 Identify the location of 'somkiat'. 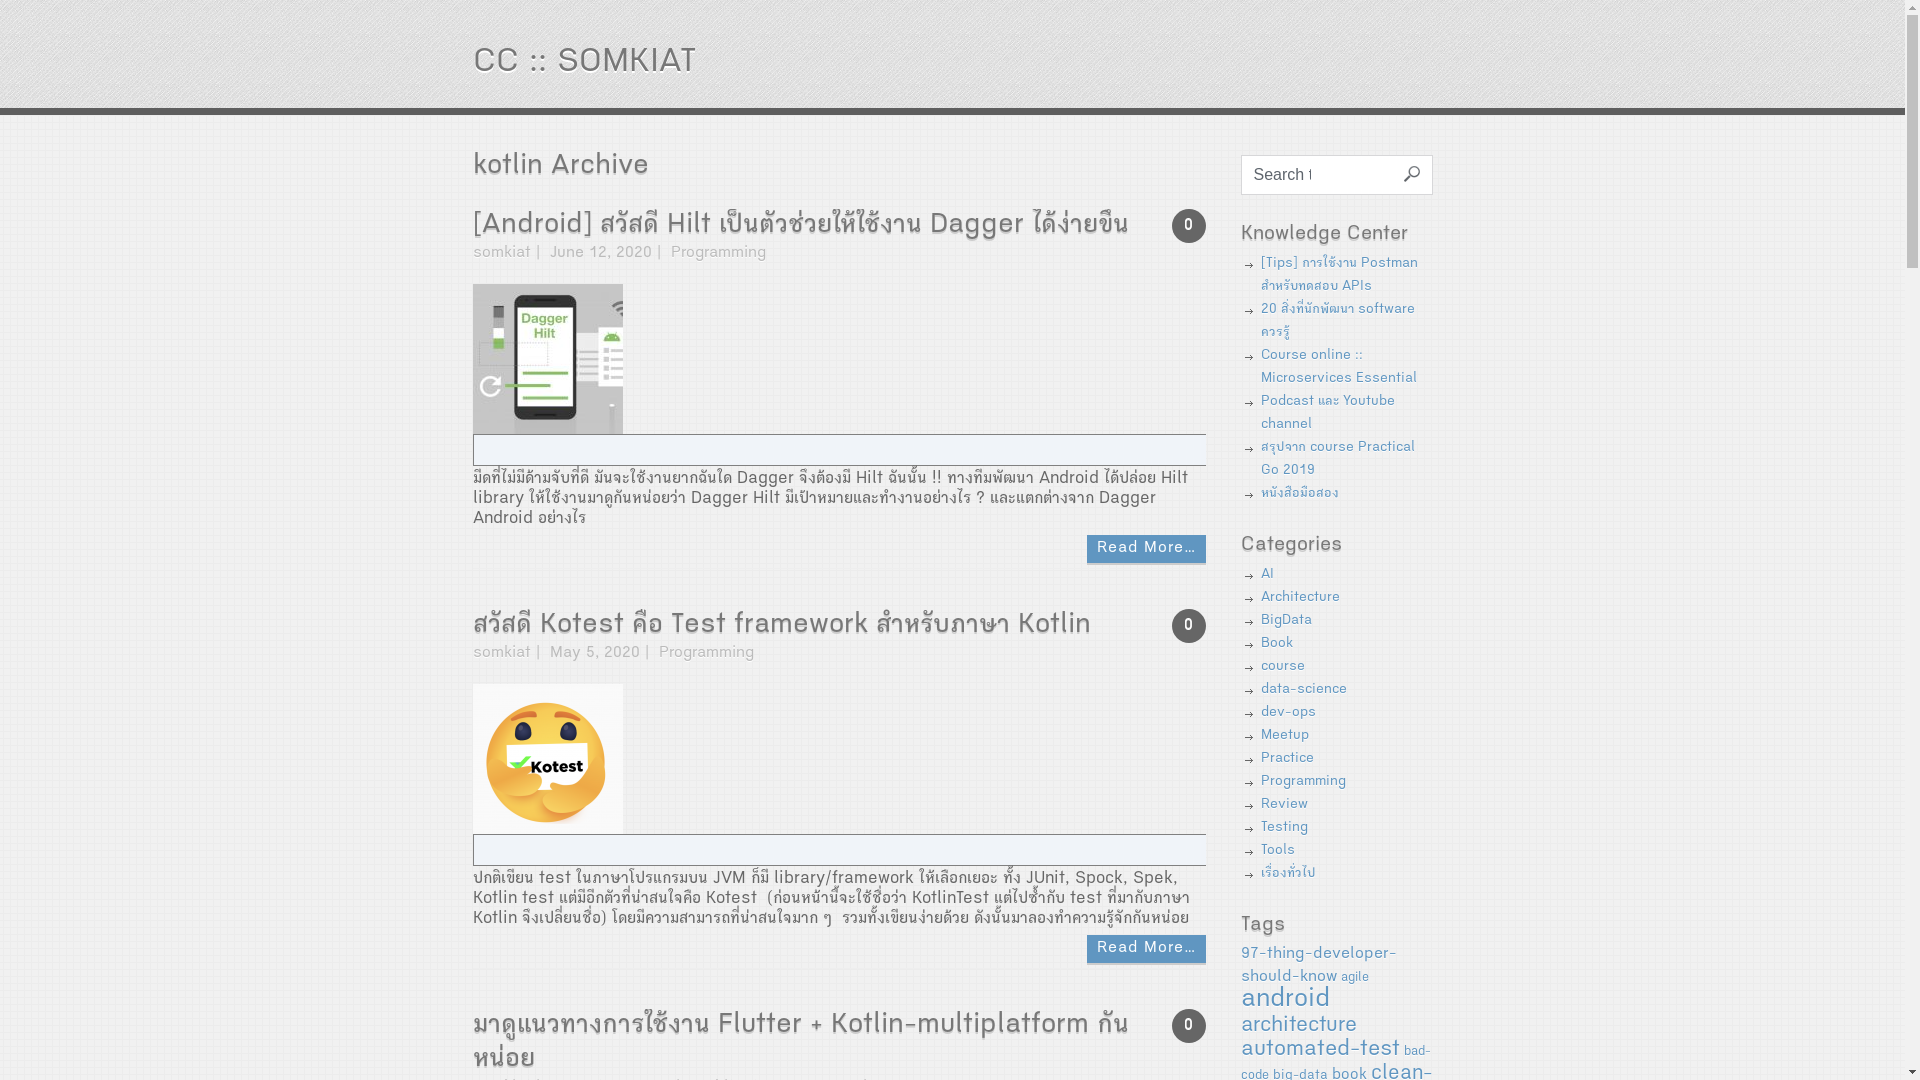
(500, 654).